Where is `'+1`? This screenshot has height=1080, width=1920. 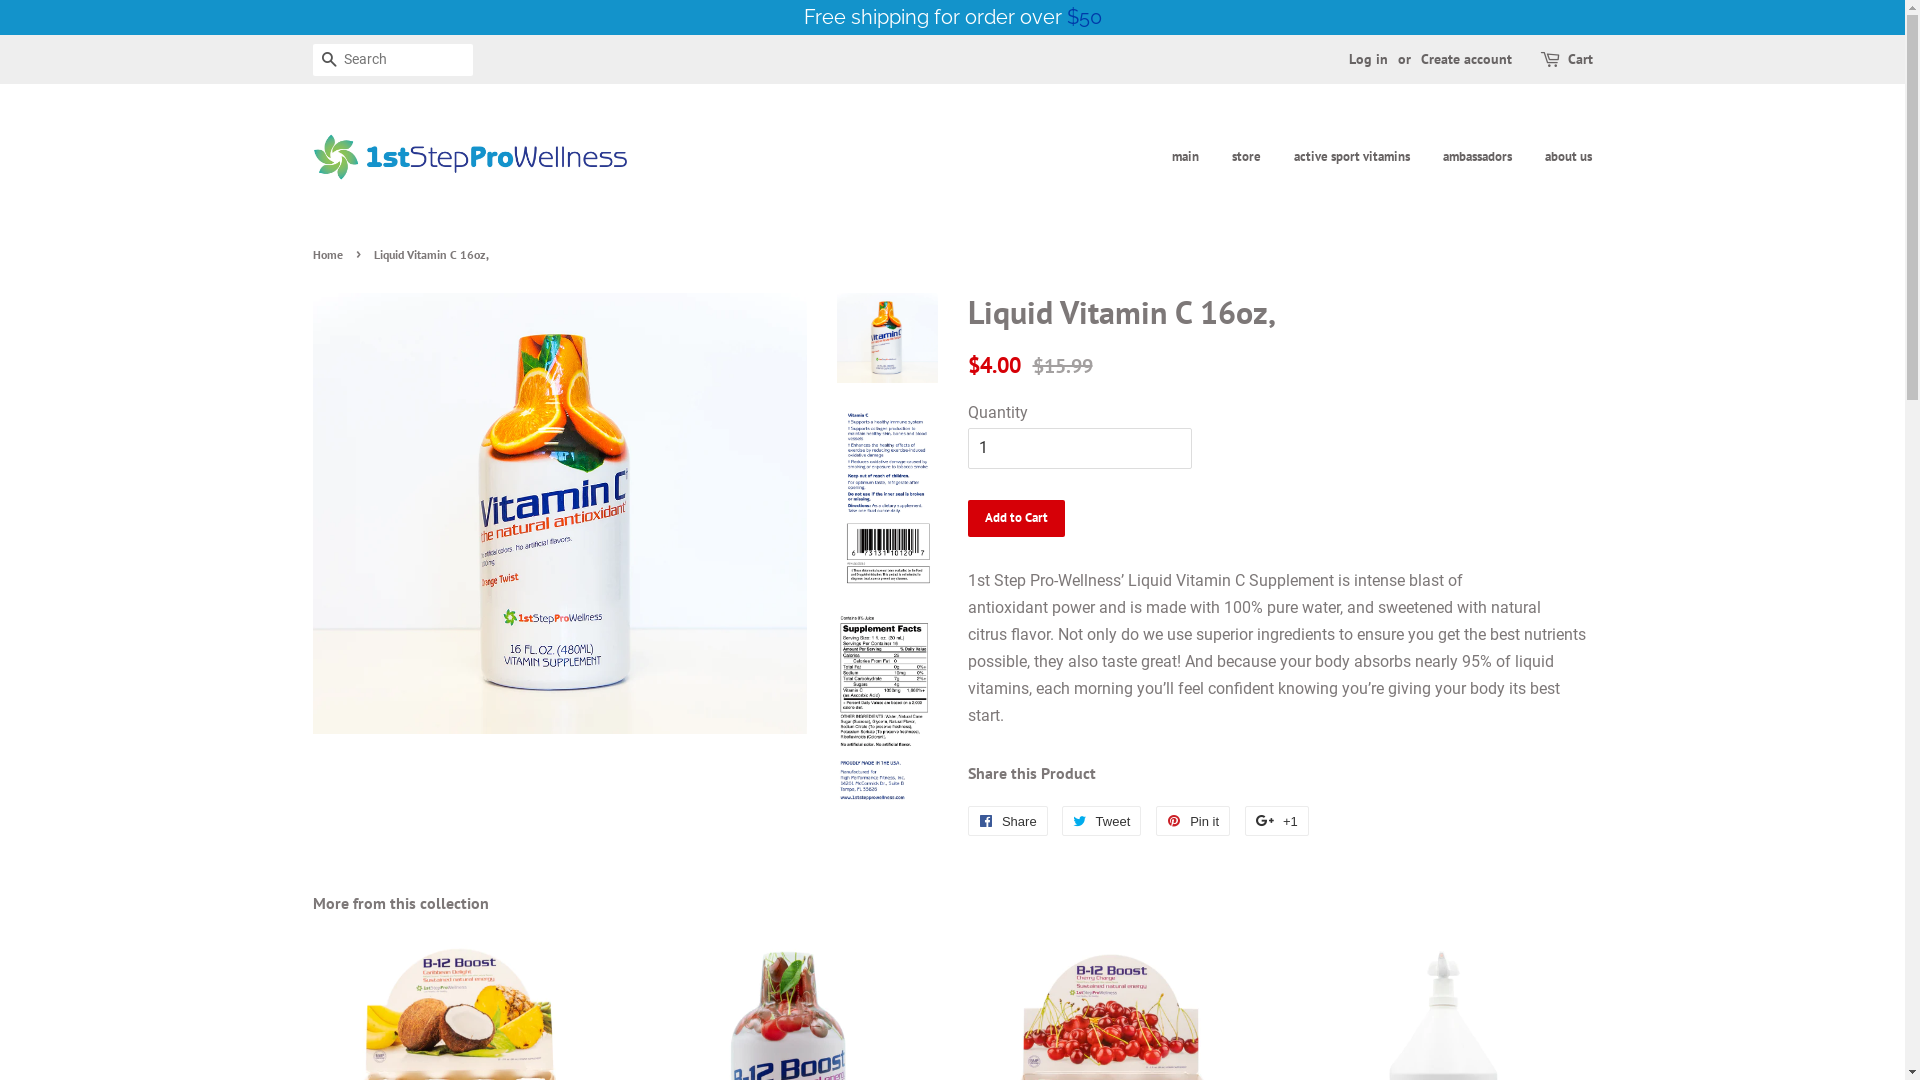 '+1 is located at coordinates (1275, 821).